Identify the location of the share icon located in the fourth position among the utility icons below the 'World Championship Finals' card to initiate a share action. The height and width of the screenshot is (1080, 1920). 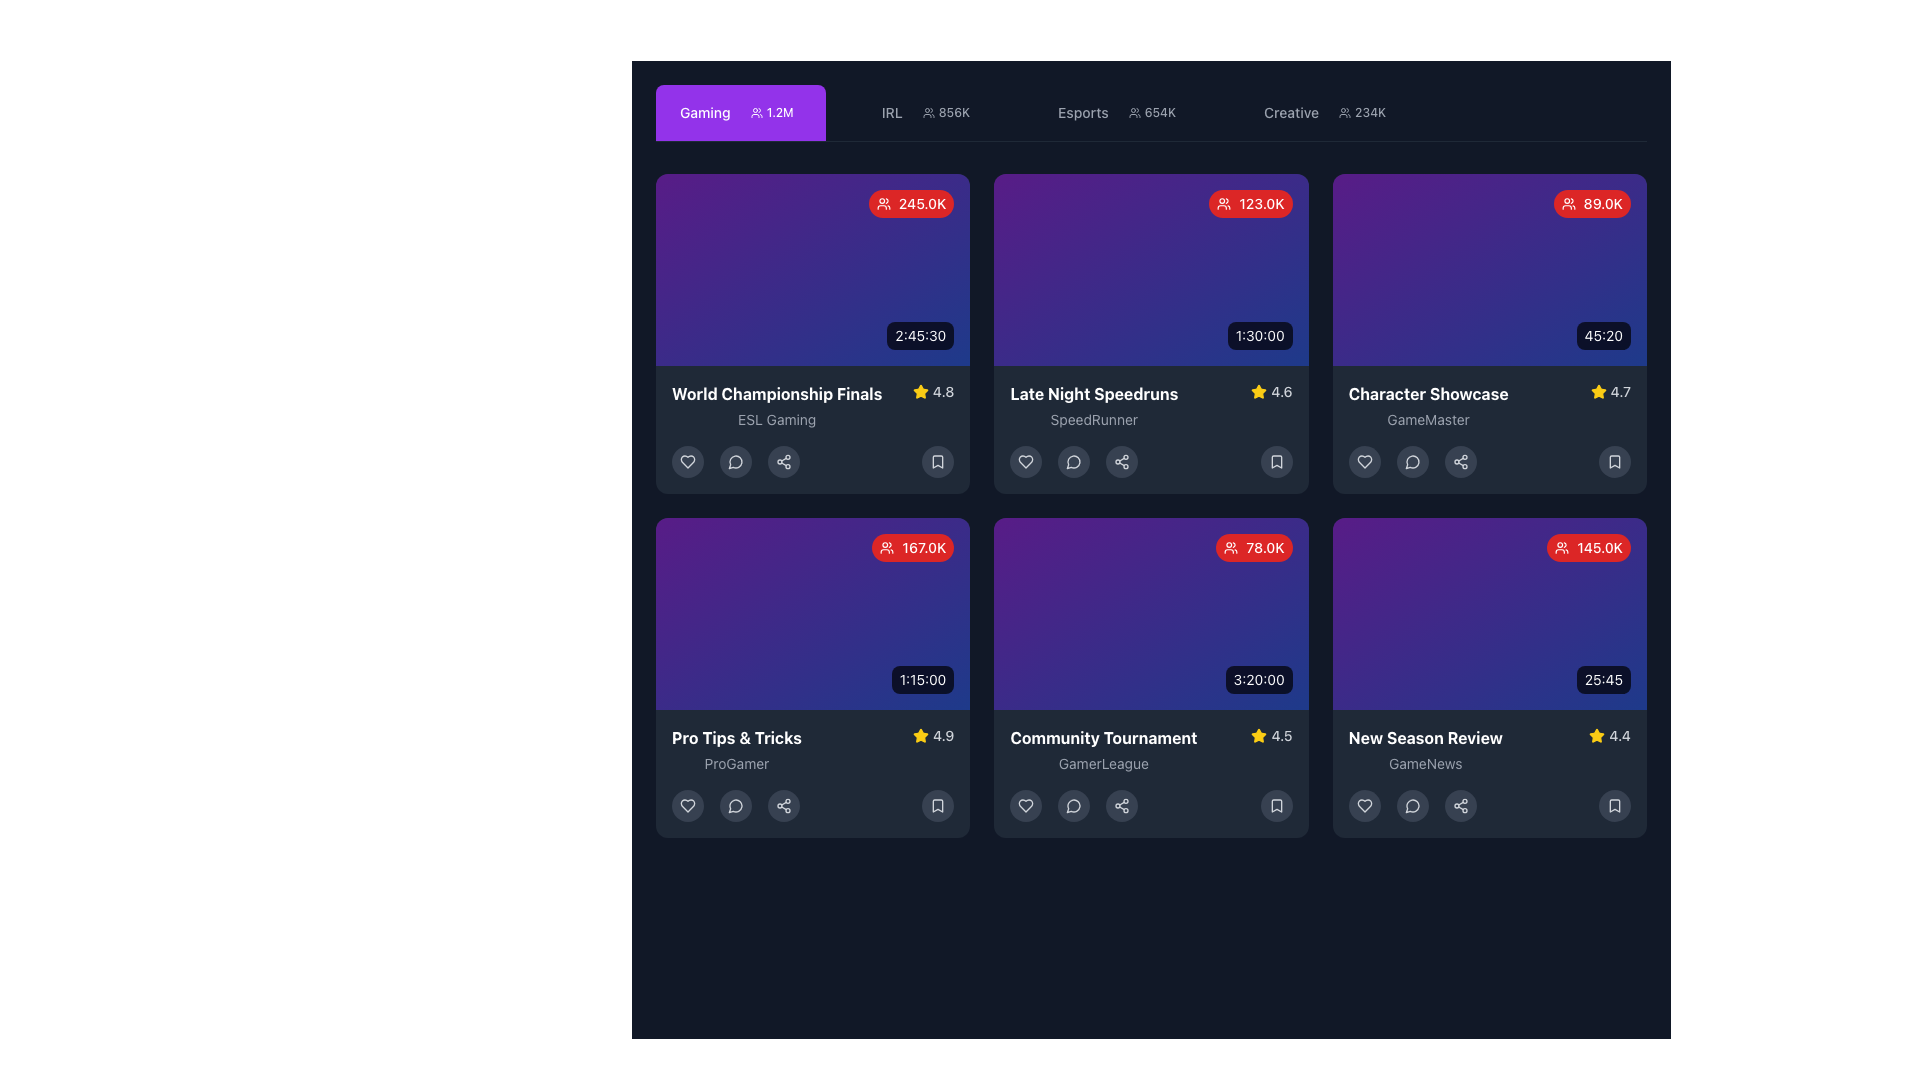
(782, 462).